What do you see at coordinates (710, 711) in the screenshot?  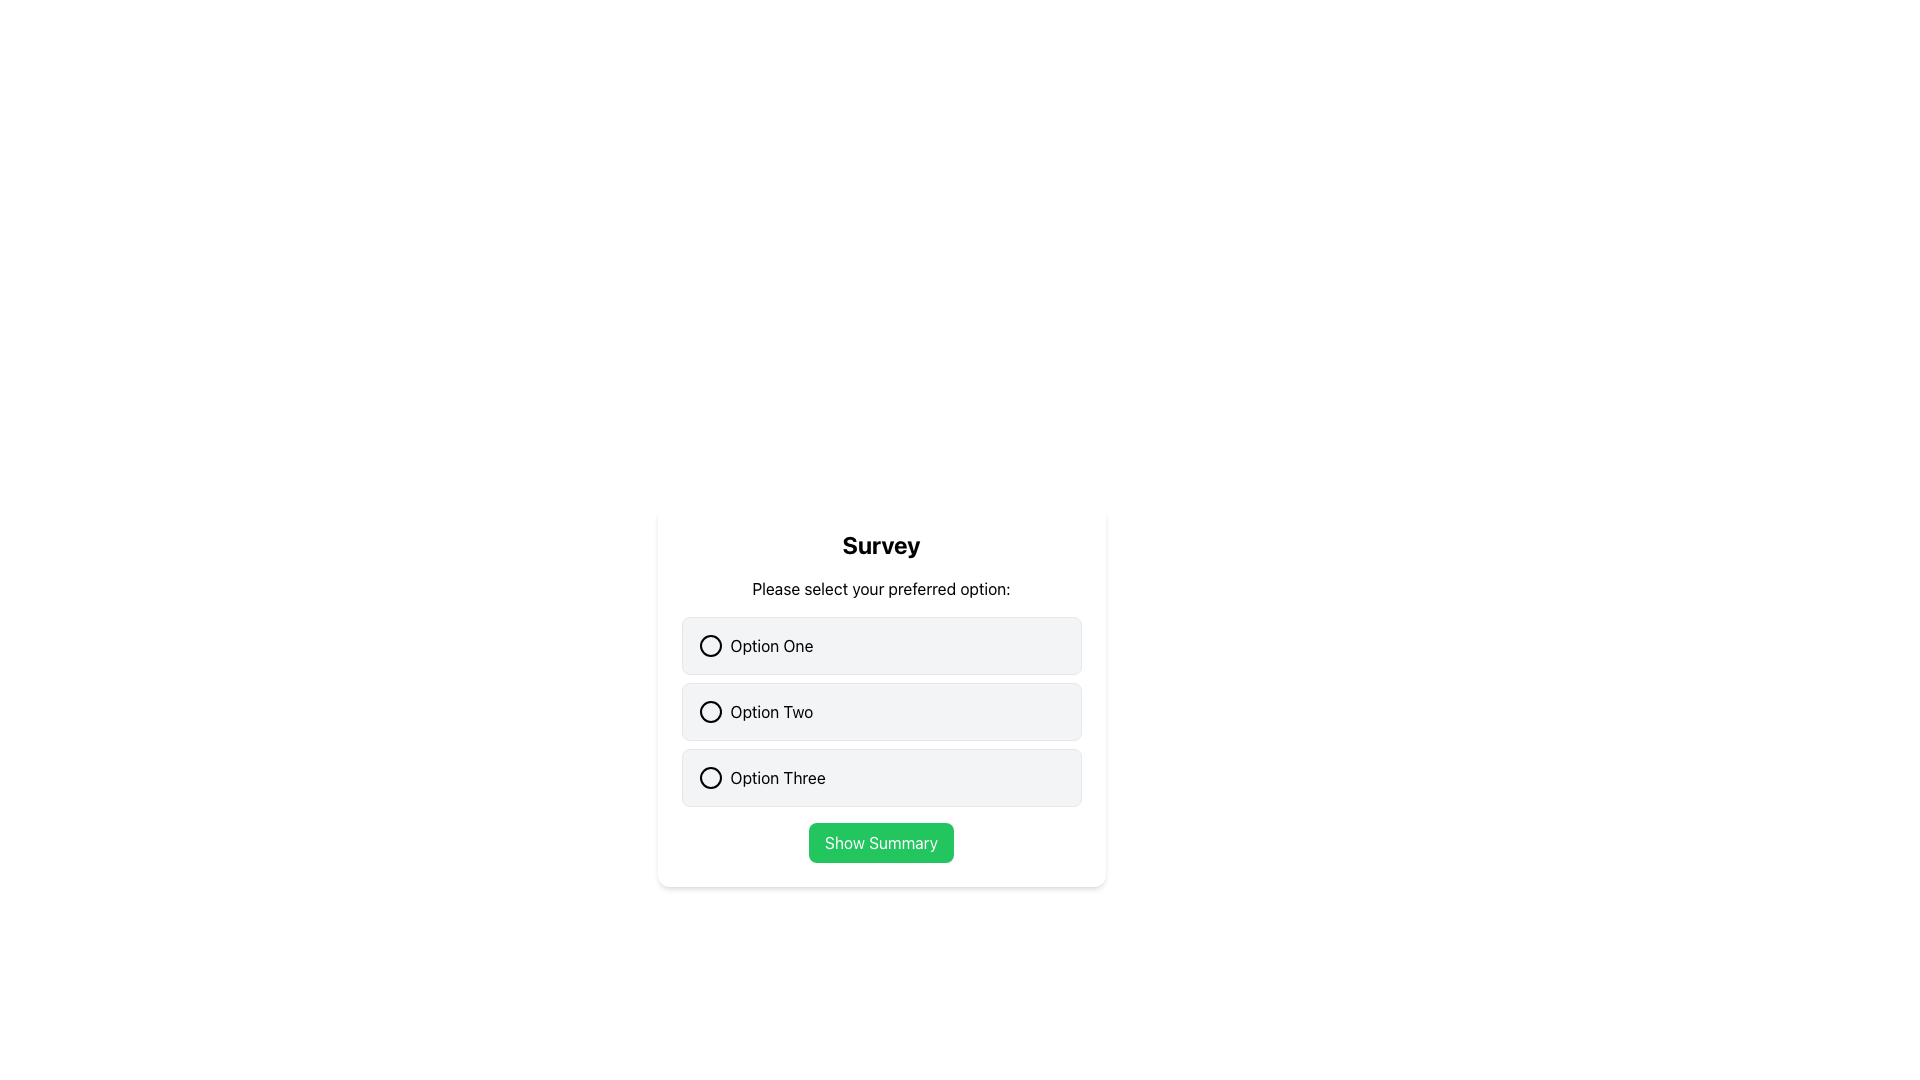 I see `the selection state of the radio button located near the left of the 'Option Two' label in the second option group of the survey interface` at bounding box center [710, 711].